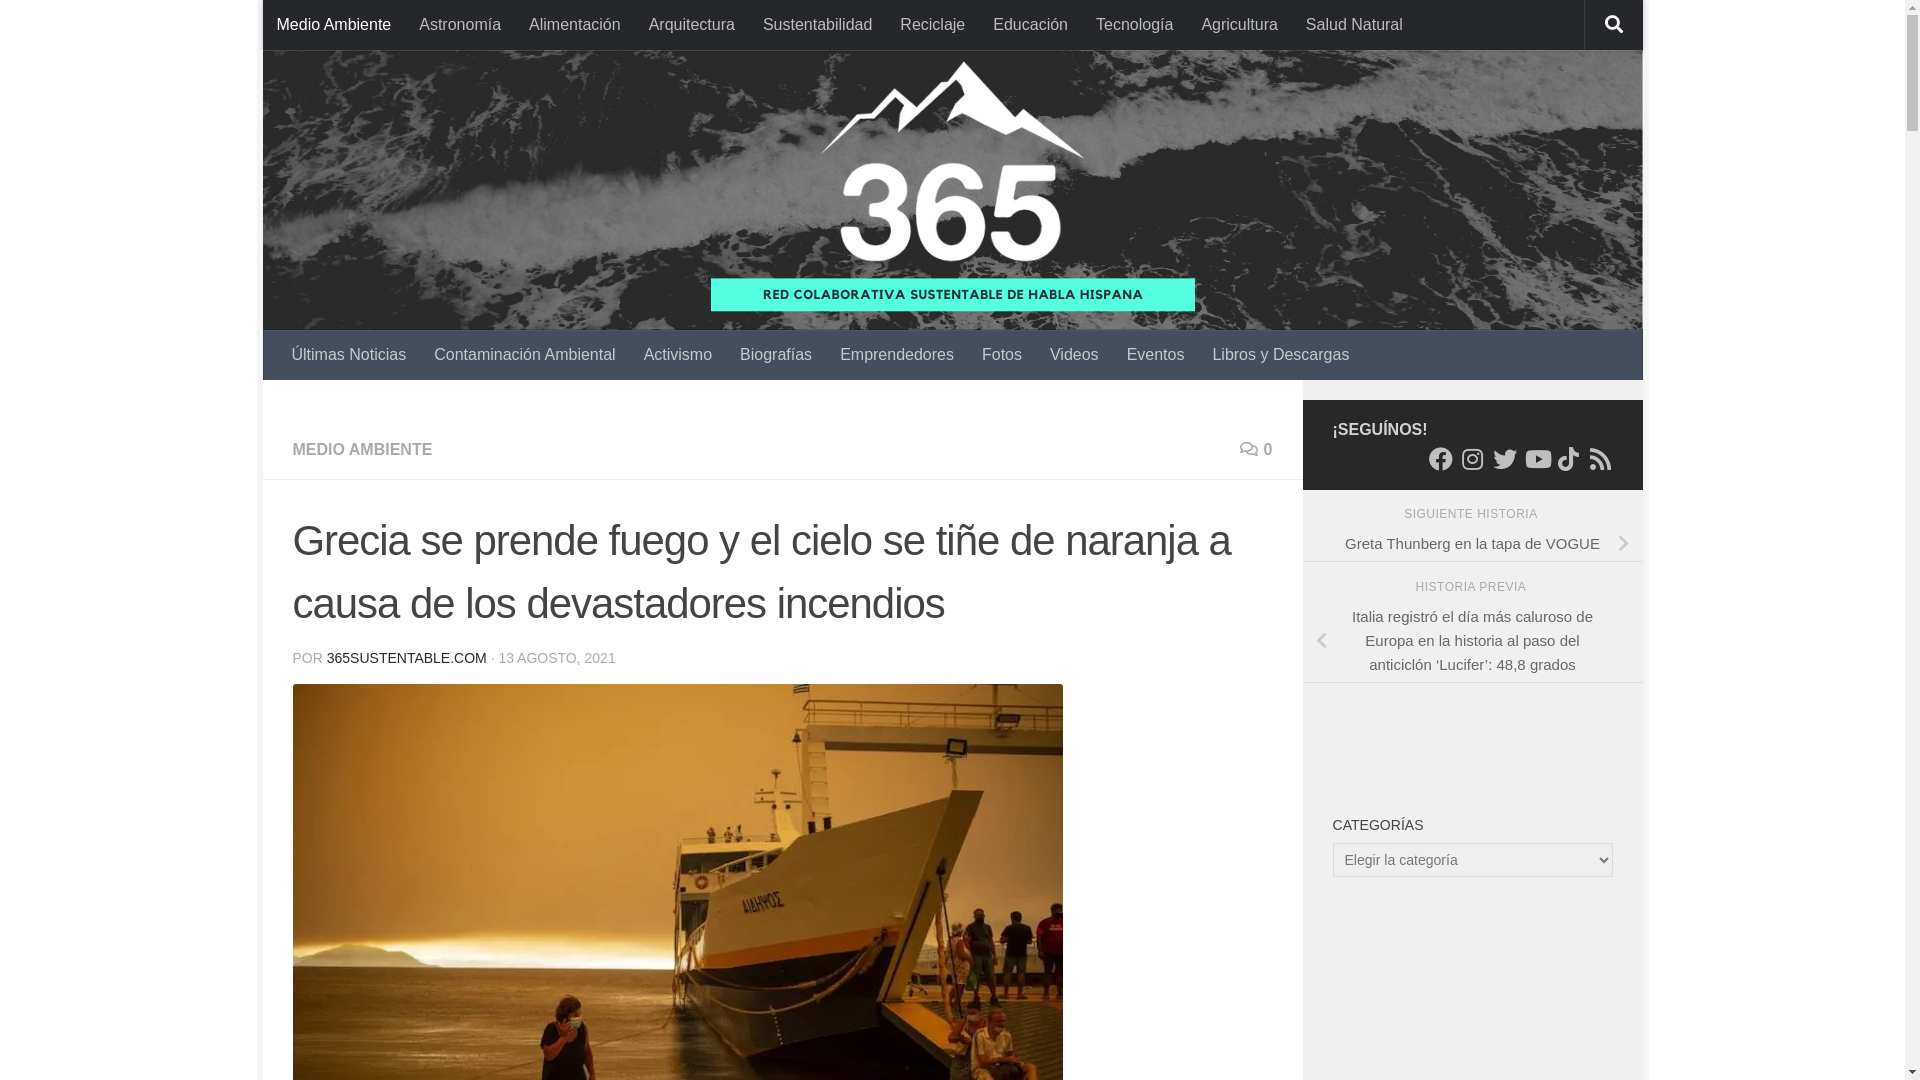  I want to click on '0', so click(1255, 448).